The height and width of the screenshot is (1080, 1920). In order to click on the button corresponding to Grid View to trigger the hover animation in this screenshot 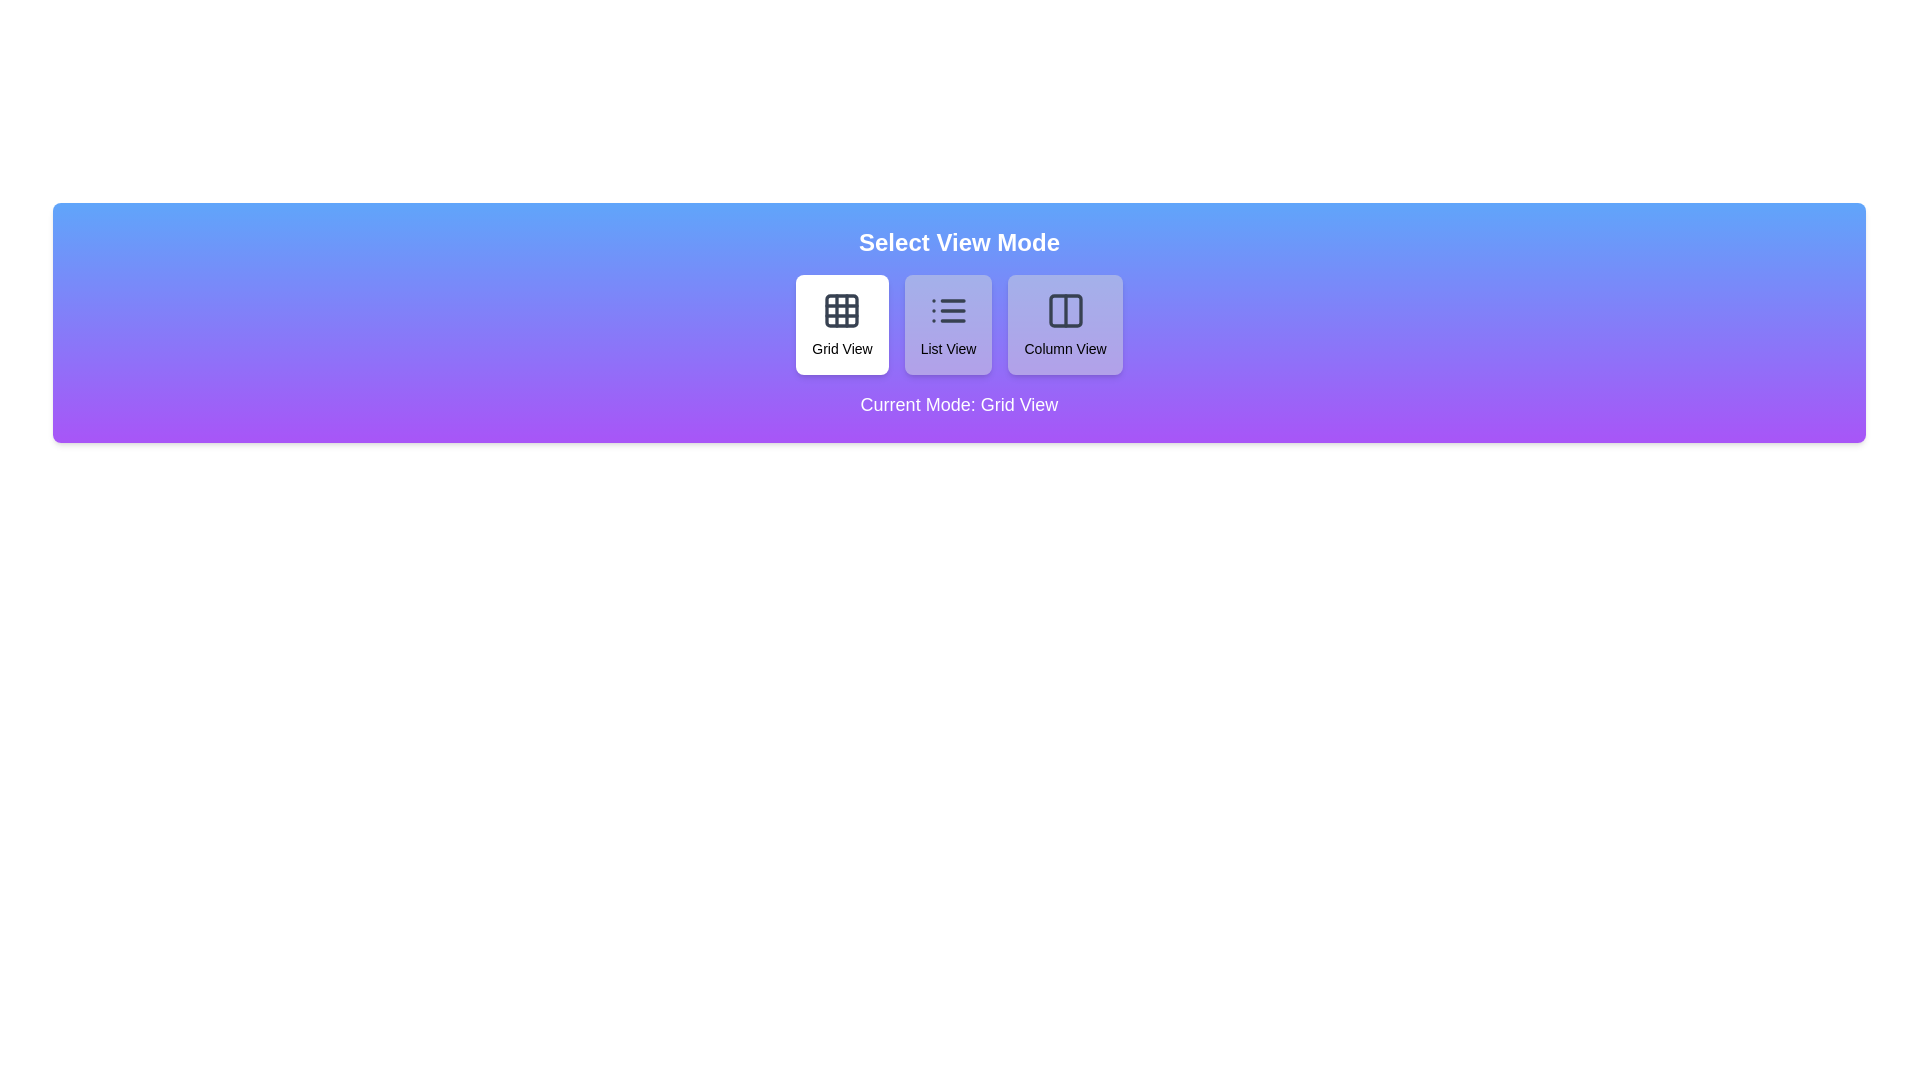, I will do `click(842, 323)`.